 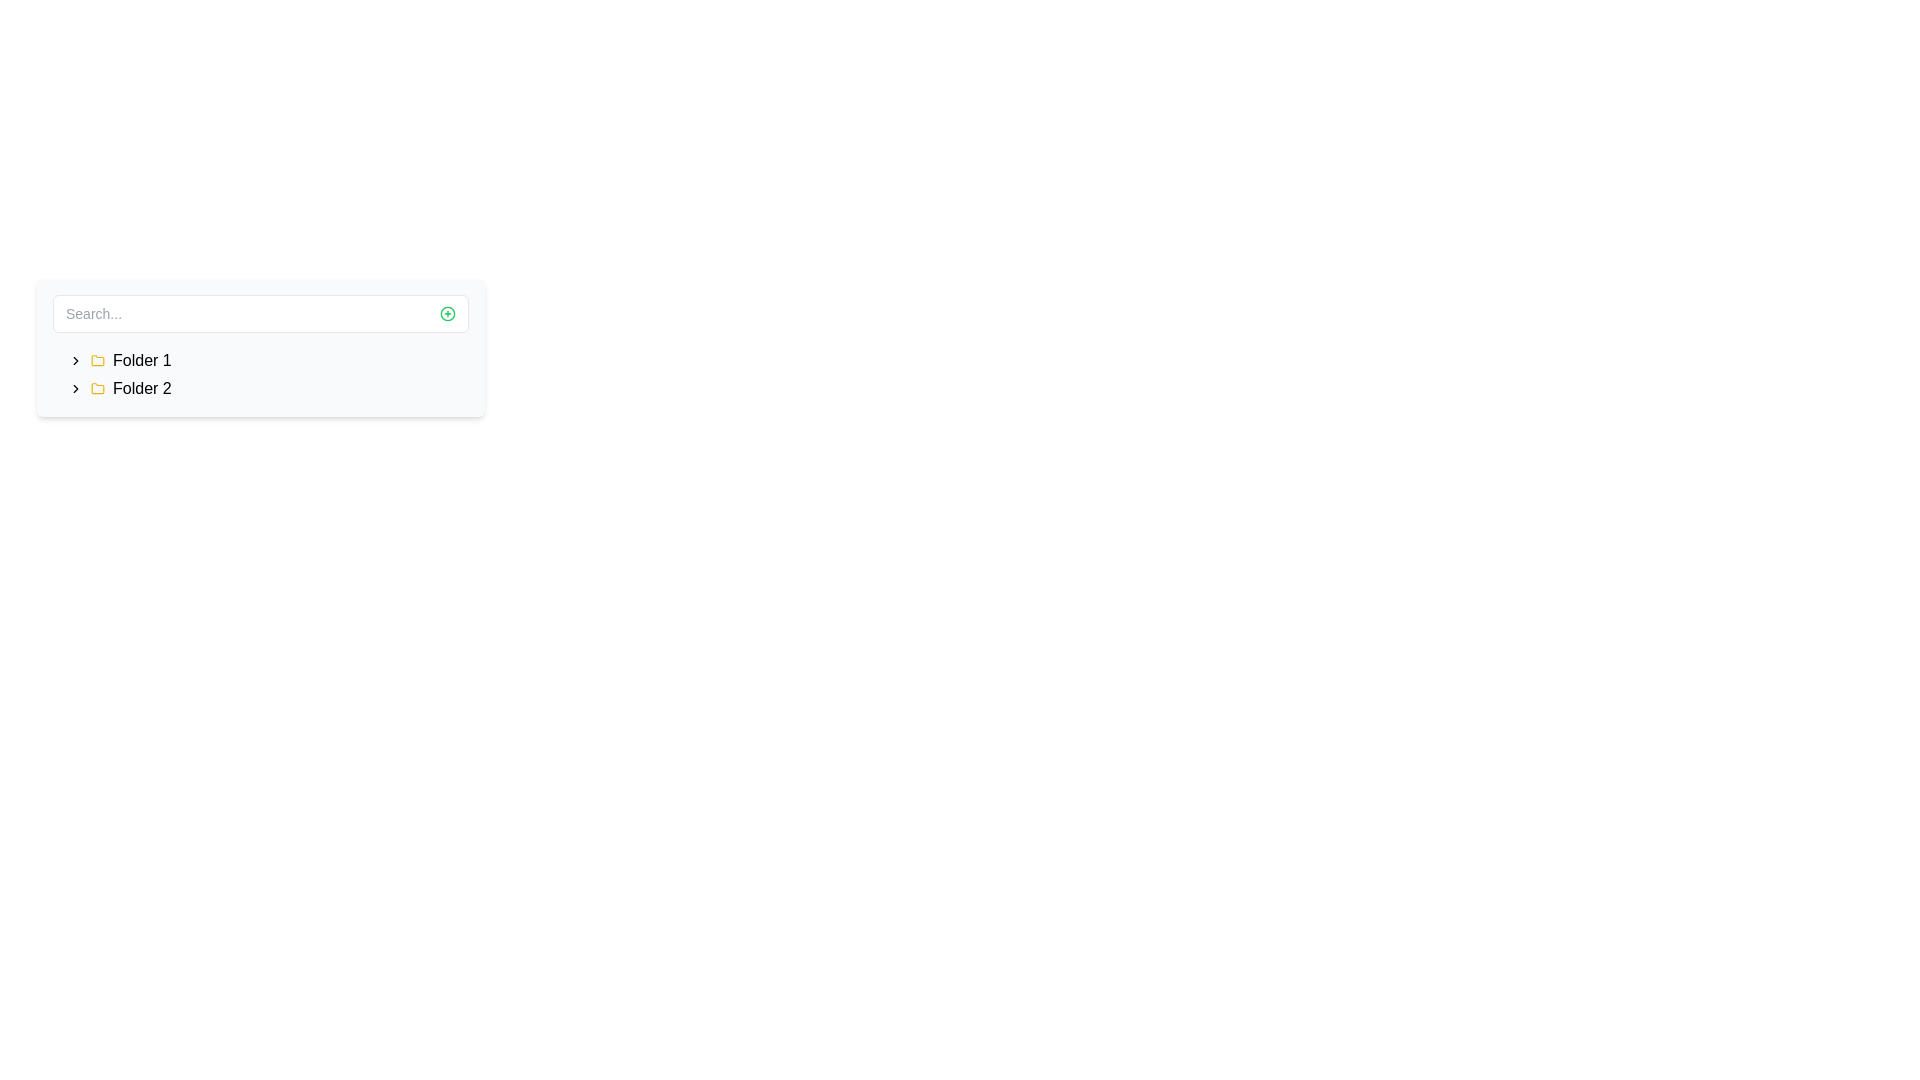 I want to click on the button styled as an arrow icon pointing to the right, which is positioned to the left of the text 'Folder 2', so click(x=76, y=389).